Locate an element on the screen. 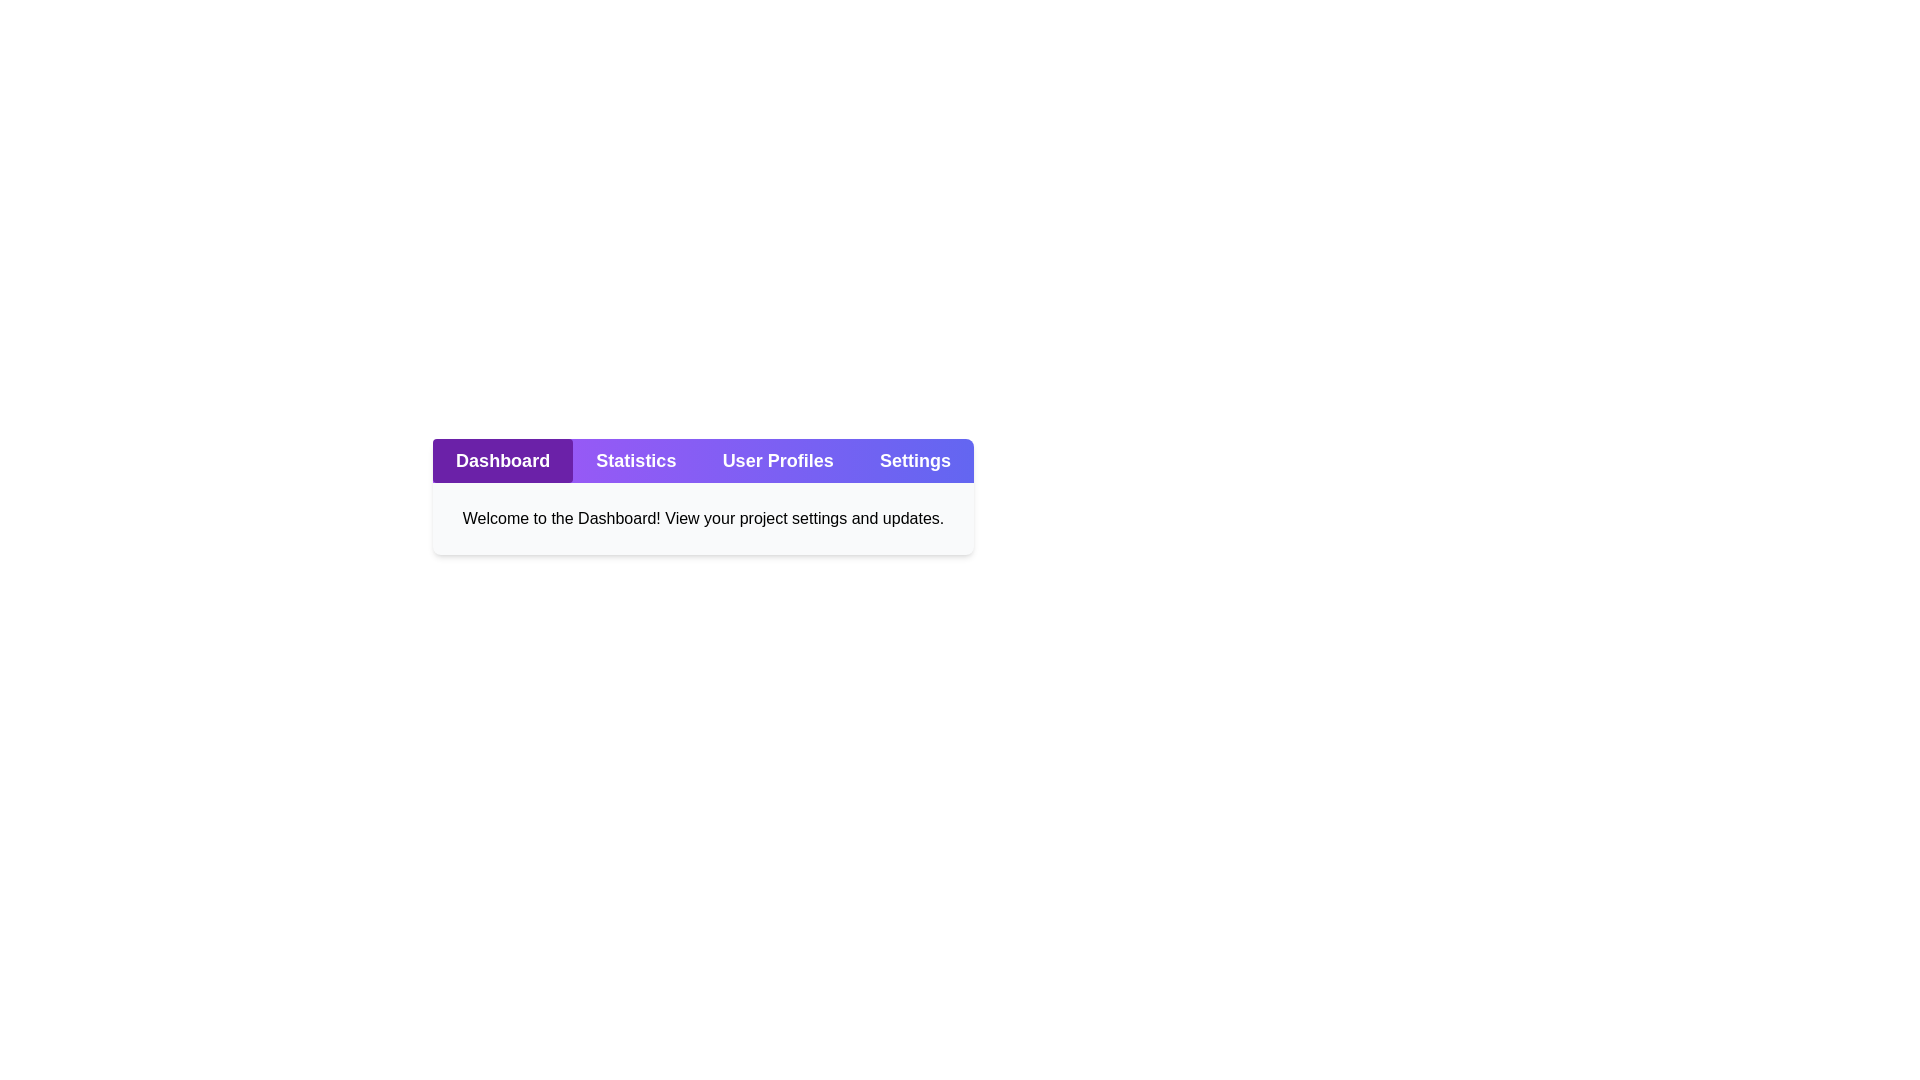 Image resolution: width=1920 pixels, height=1080 pixels. the Settings tab to view its content is located at coordinates (914, 461).